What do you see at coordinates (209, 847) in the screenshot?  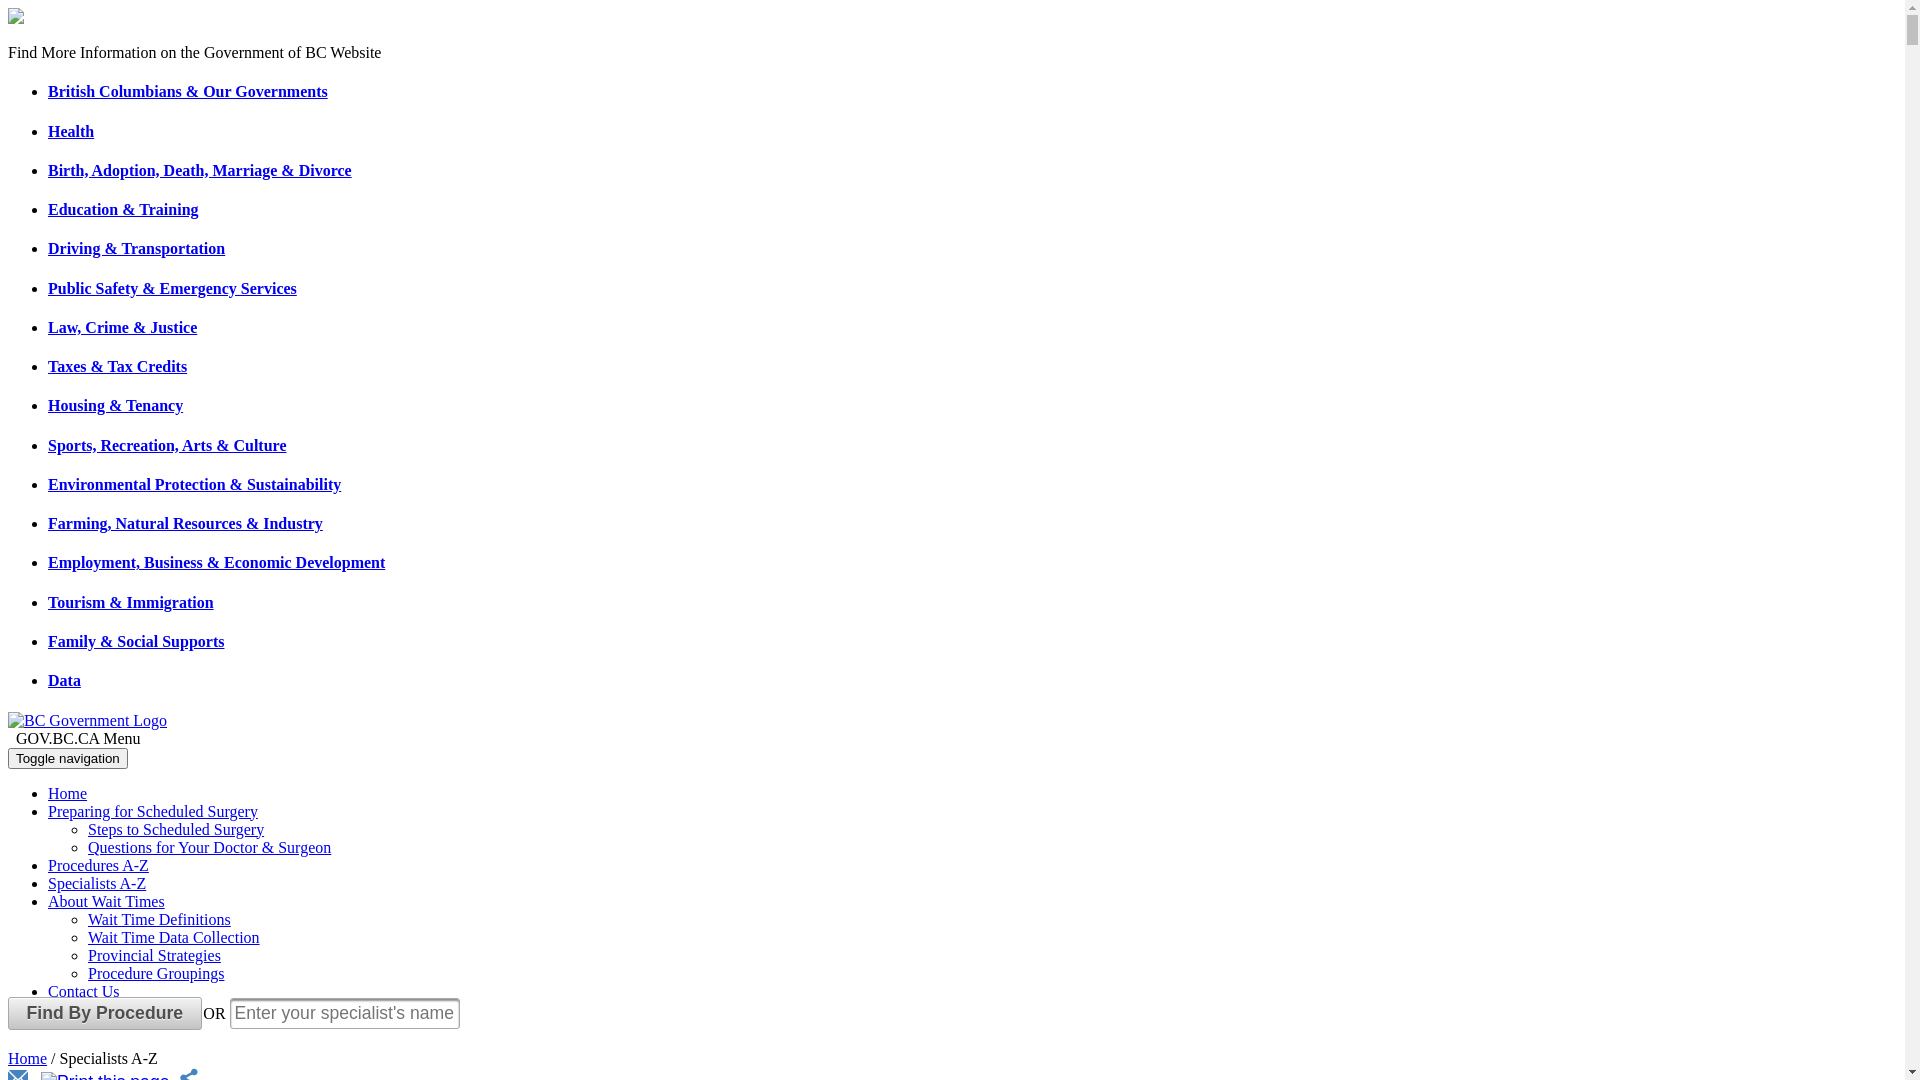 I see `'Questions for Your Doctor & Surgeon'` at bounding box center [209, 847].